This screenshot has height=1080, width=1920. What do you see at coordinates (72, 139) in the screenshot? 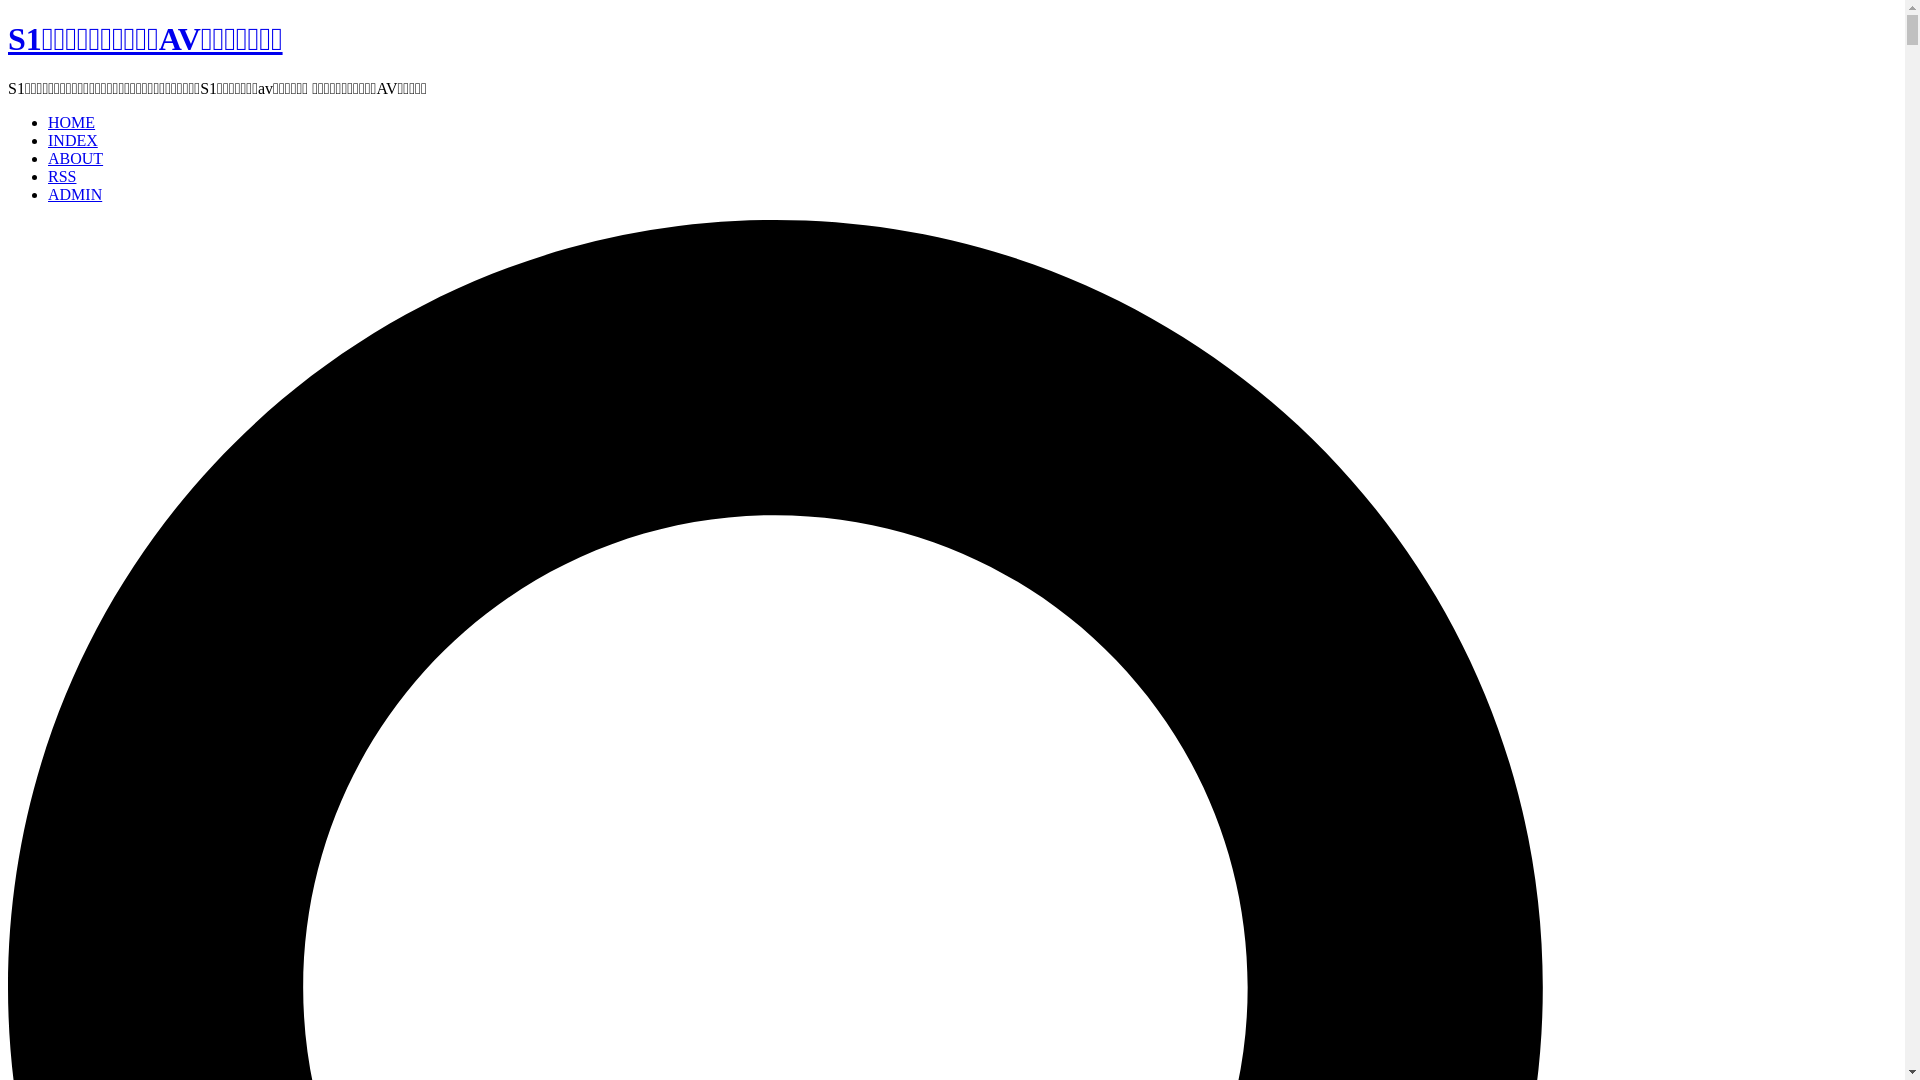
I see `'INDEX'` at bounding box center [72, 139].